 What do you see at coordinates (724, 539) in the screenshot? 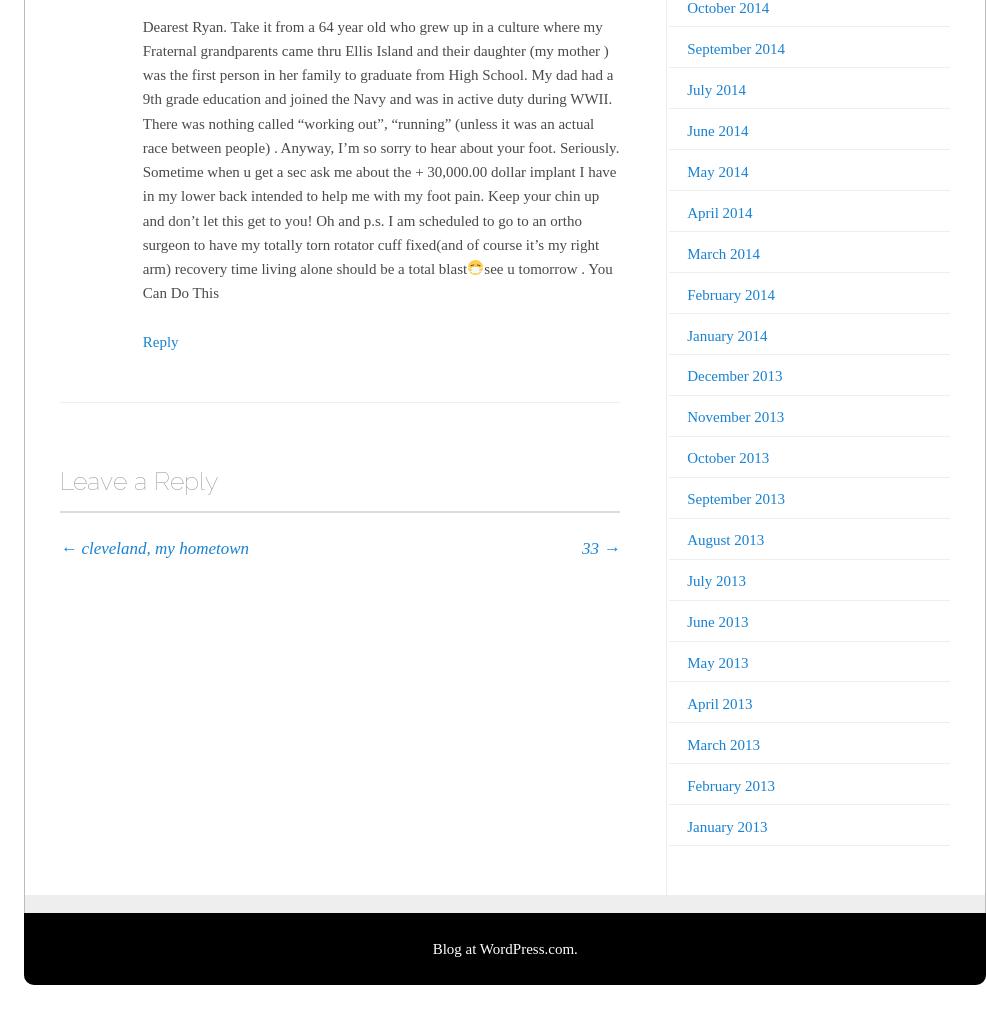
I see `'August 2013'` at bounding box center [724, 539].